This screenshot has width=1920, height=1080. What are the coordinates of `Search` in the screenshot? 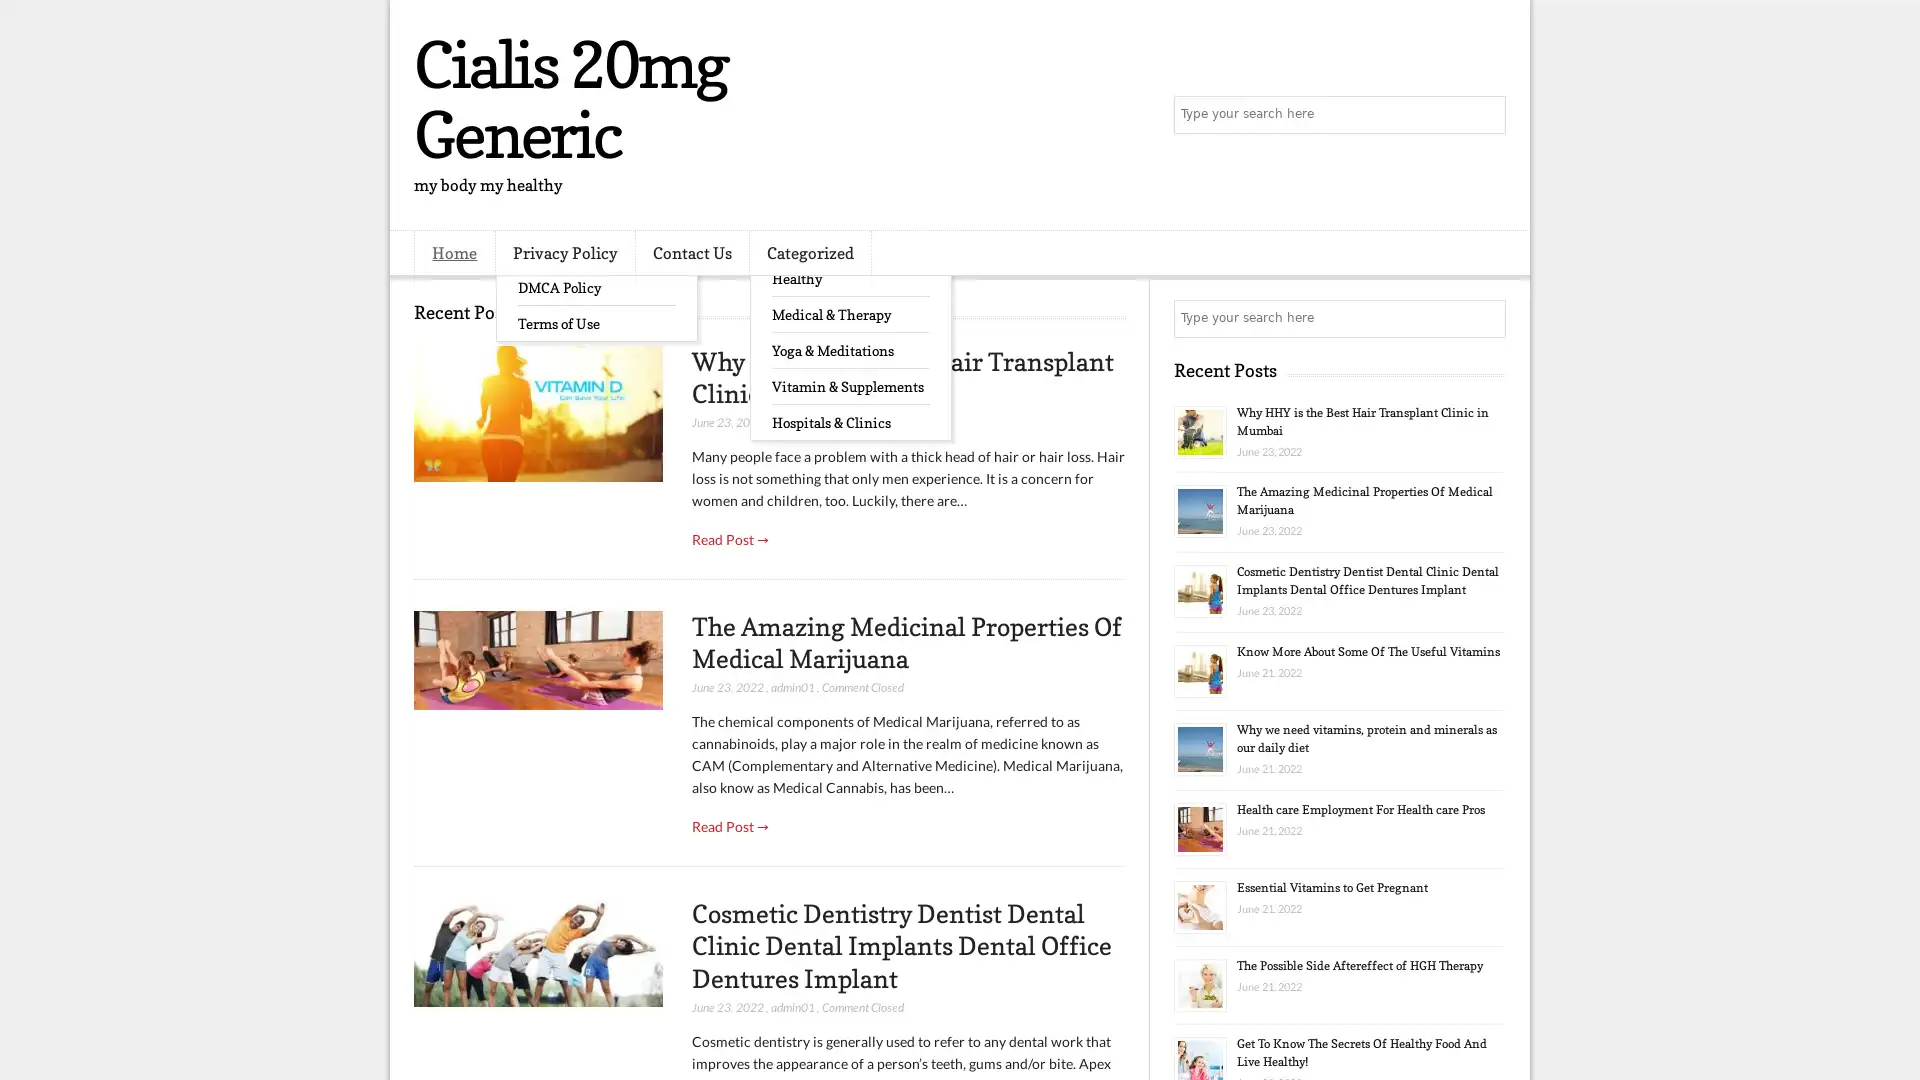 It's located at (1485, 318).